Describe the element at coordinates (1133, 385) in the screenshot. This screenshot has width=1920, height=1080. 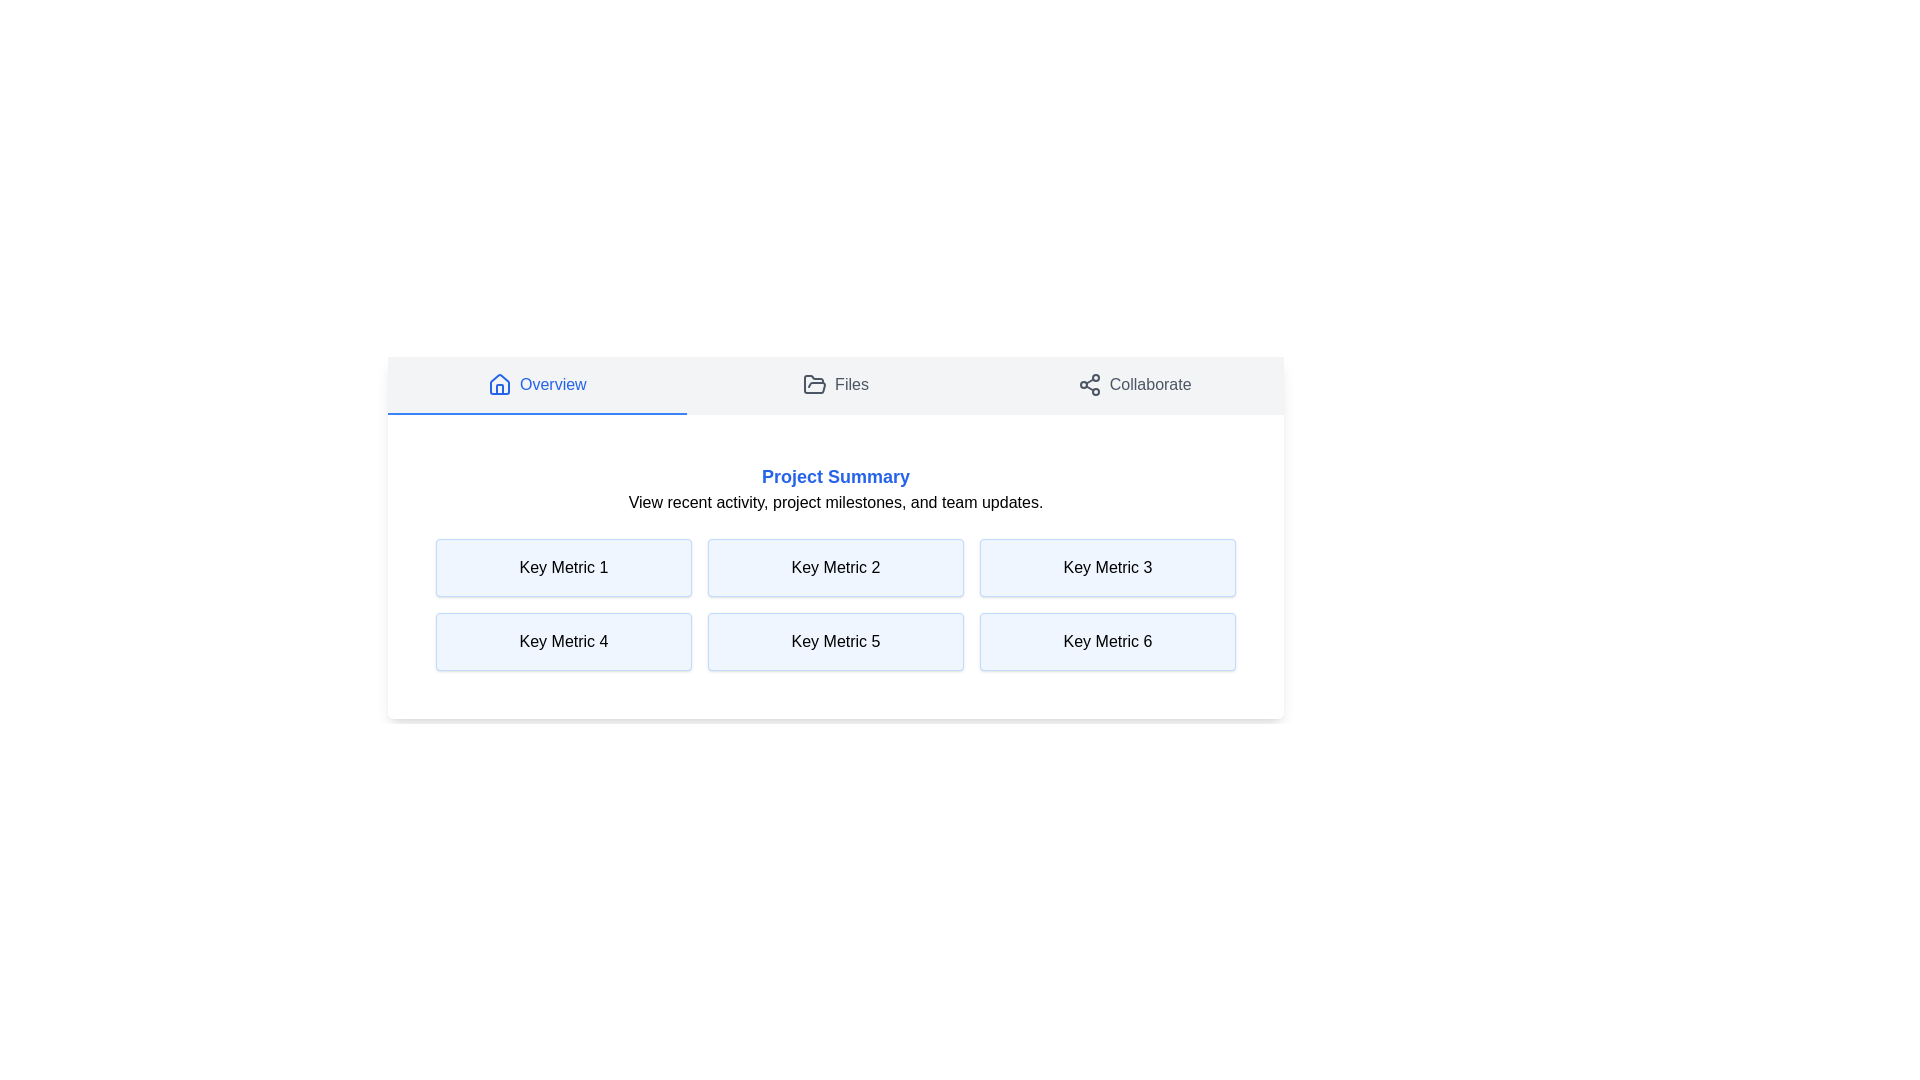
I see `the 'Collaborate' button located at the far right of the navigation bar` at that location.